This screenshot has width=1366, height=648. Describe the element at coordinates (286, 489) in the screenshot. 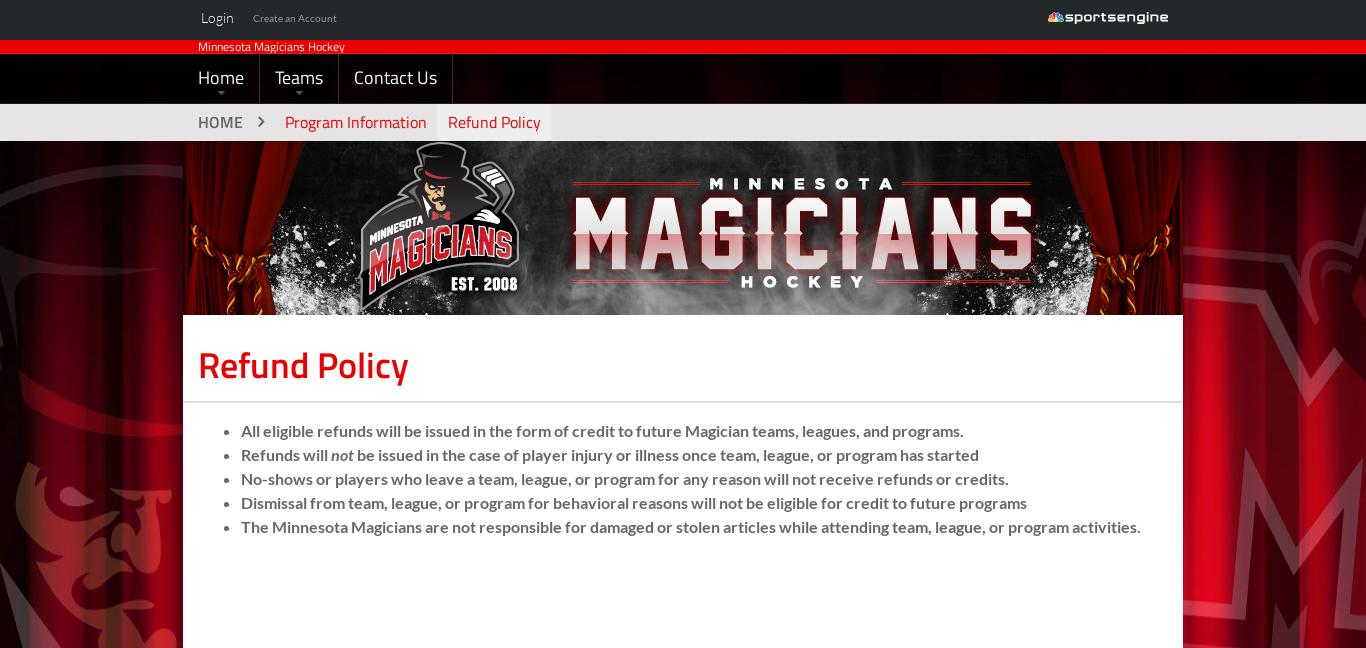

I see `'Refunds will'` at that location.